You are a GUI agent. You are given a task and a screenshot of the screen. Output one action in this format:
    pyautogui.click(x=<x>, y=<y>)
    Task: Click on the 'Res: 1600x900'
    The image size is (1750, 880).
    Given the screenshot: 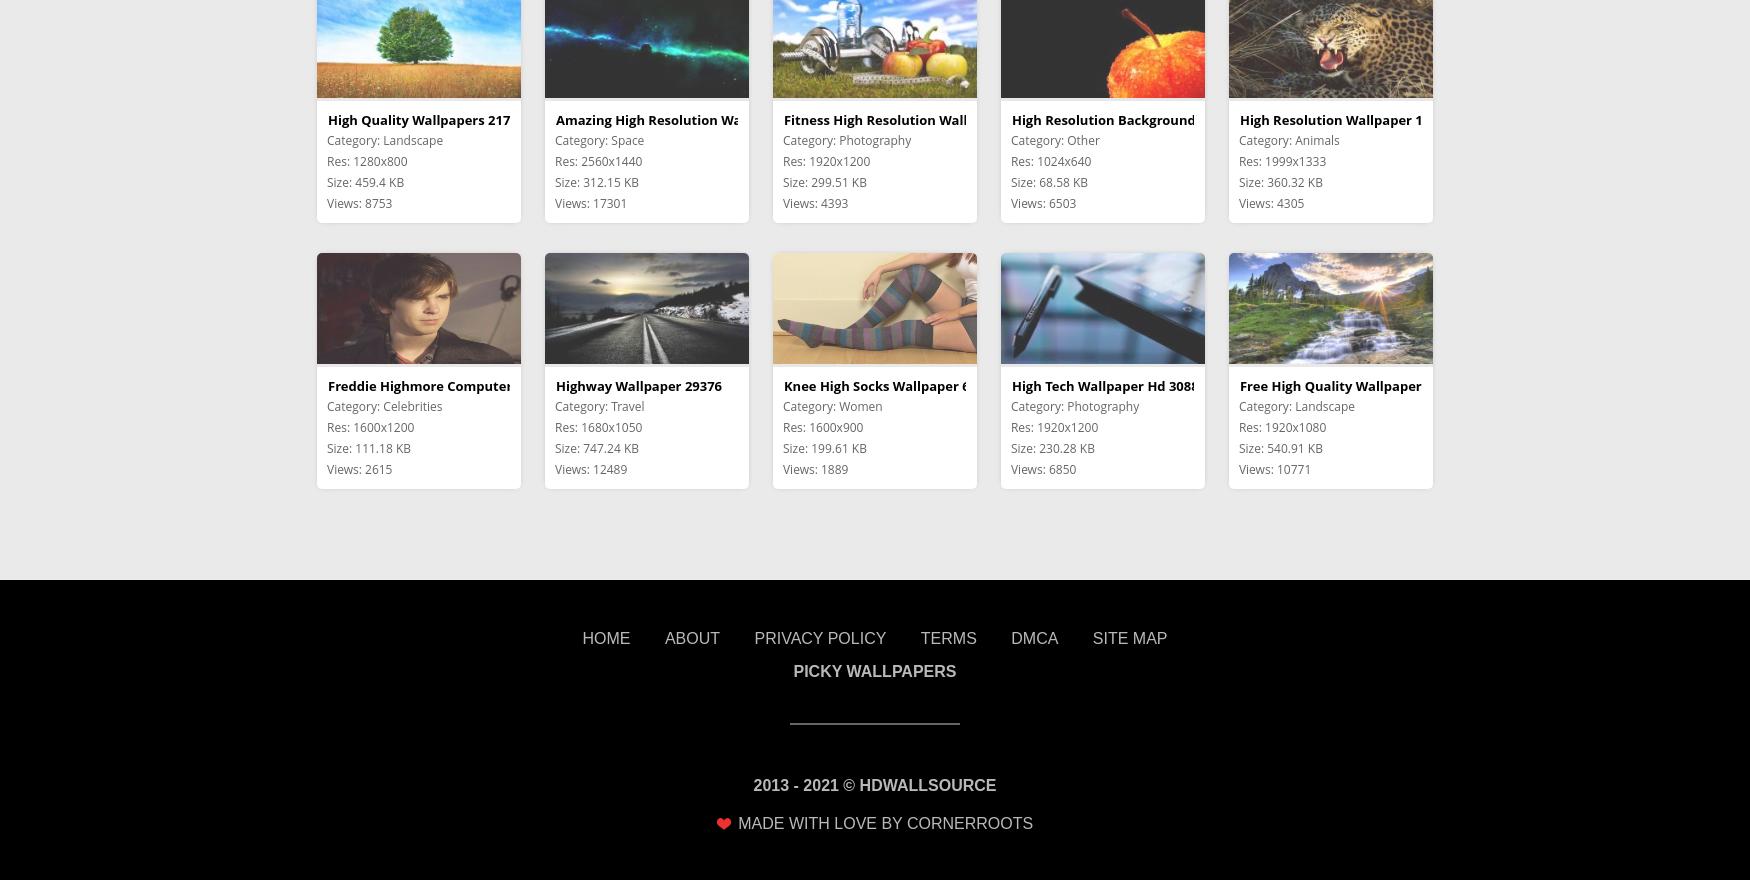 What is the action you would take?
    pyautogui.click(x=822, y=427)
    